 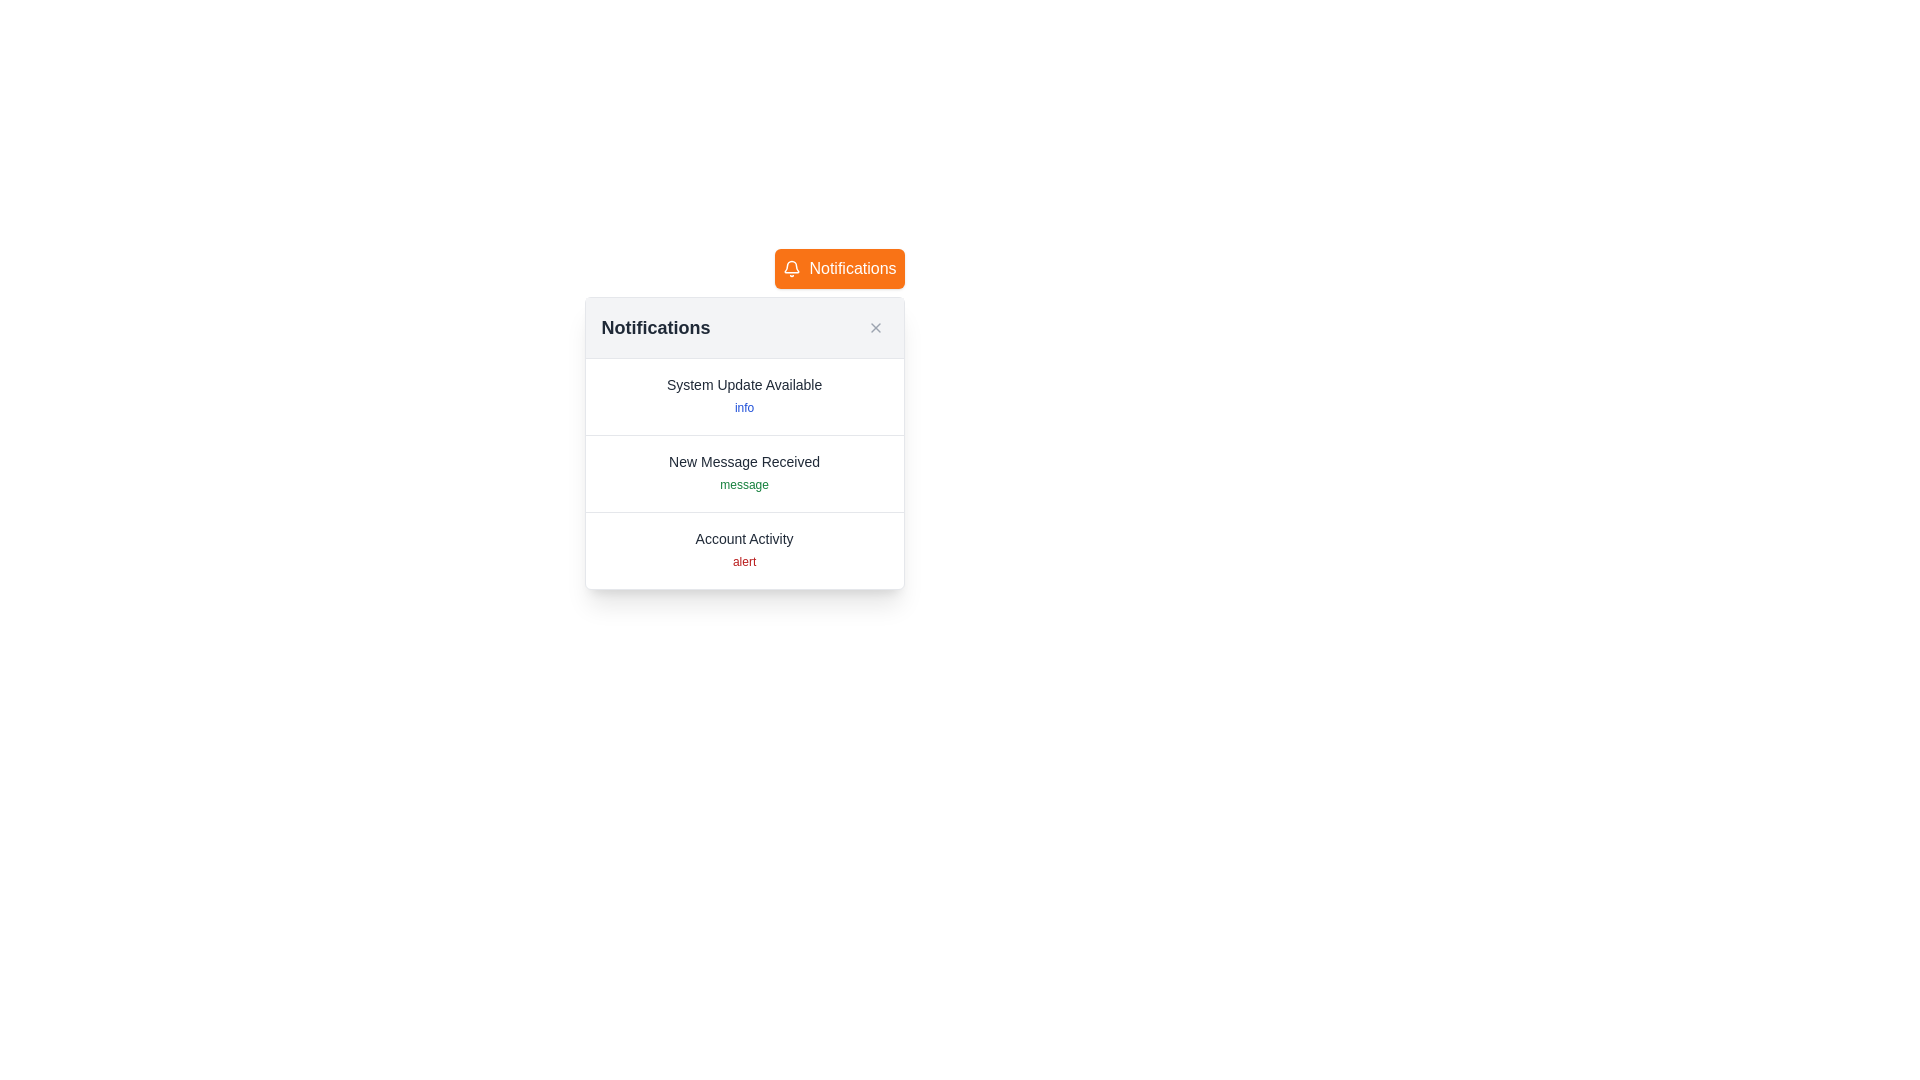 What do you see at coordinates (743, 485) in the screenshot?
I see `the small green informational text label located in the second row of the notification card, beneath the text 'New Message Received'` at bounding box center [743, 485].